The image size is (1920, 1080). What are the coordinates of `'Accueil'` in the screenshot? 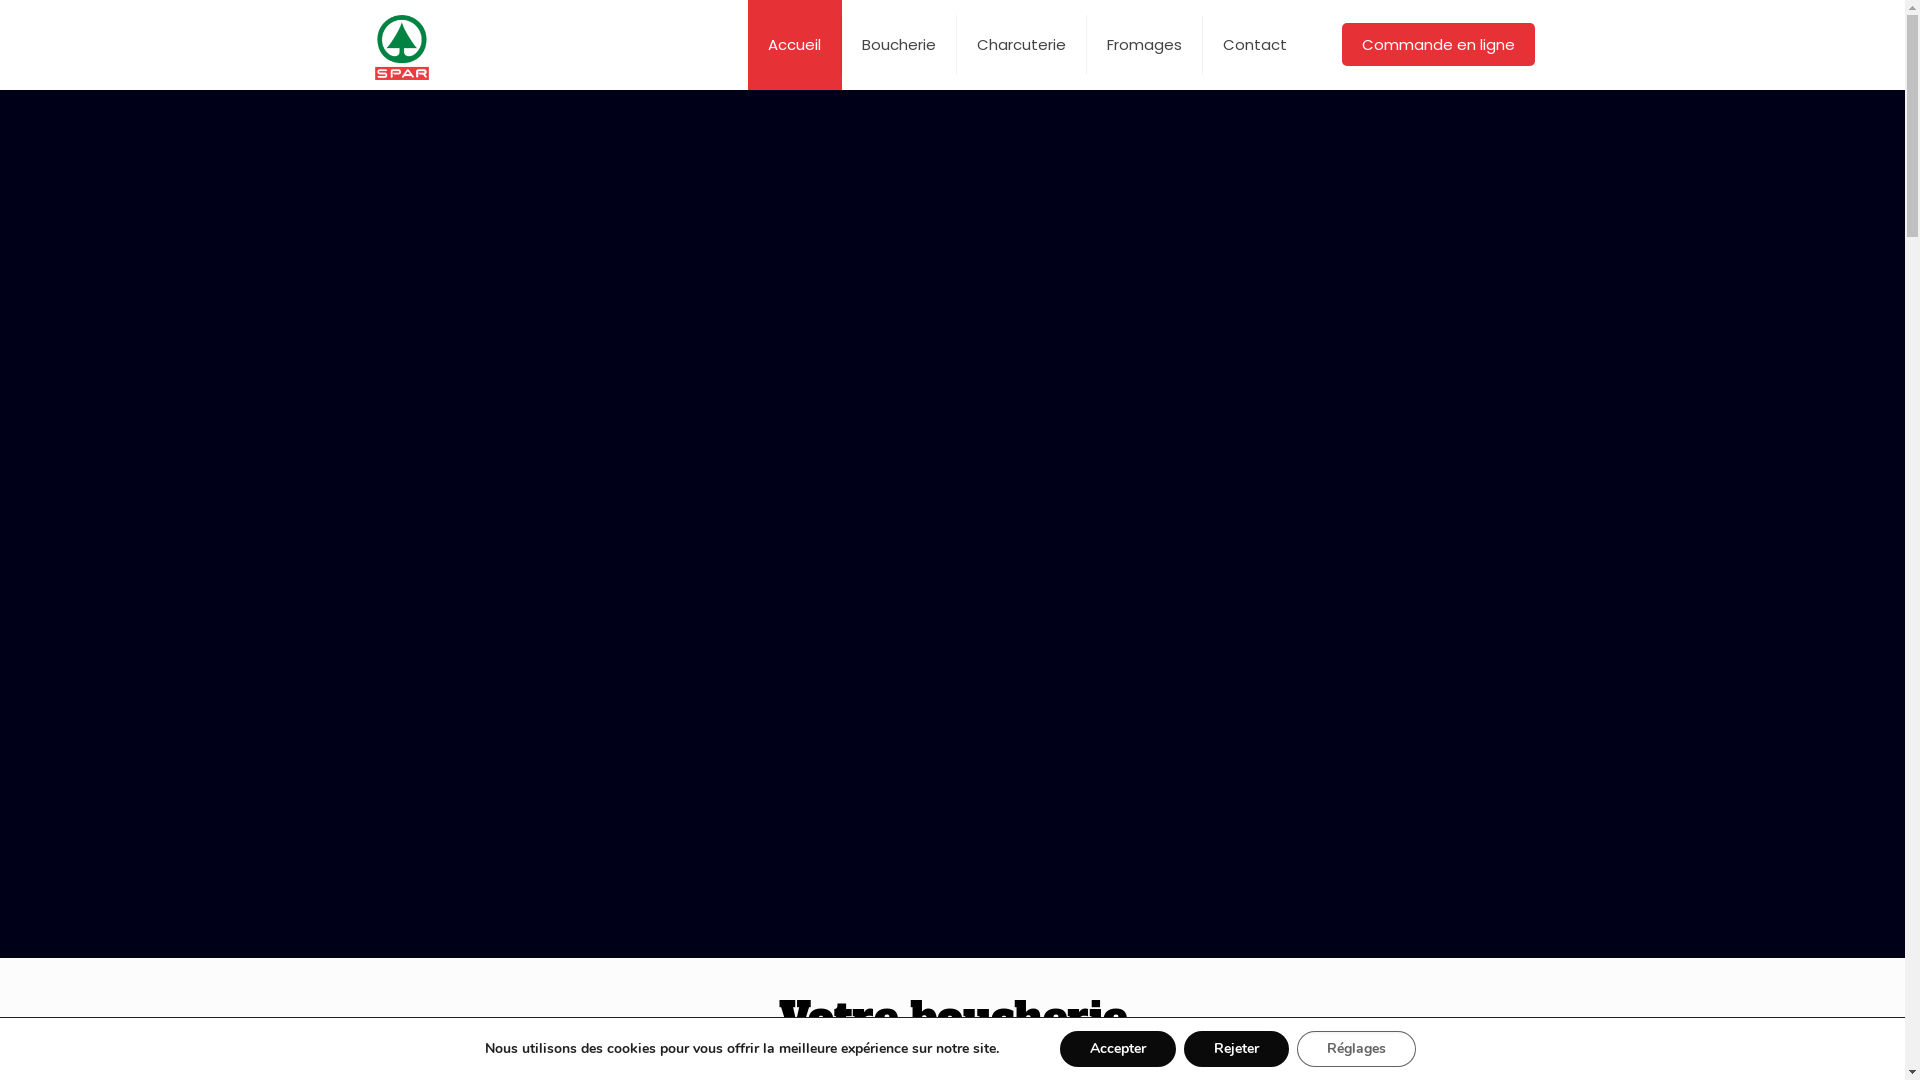 It's located at (794, 45).